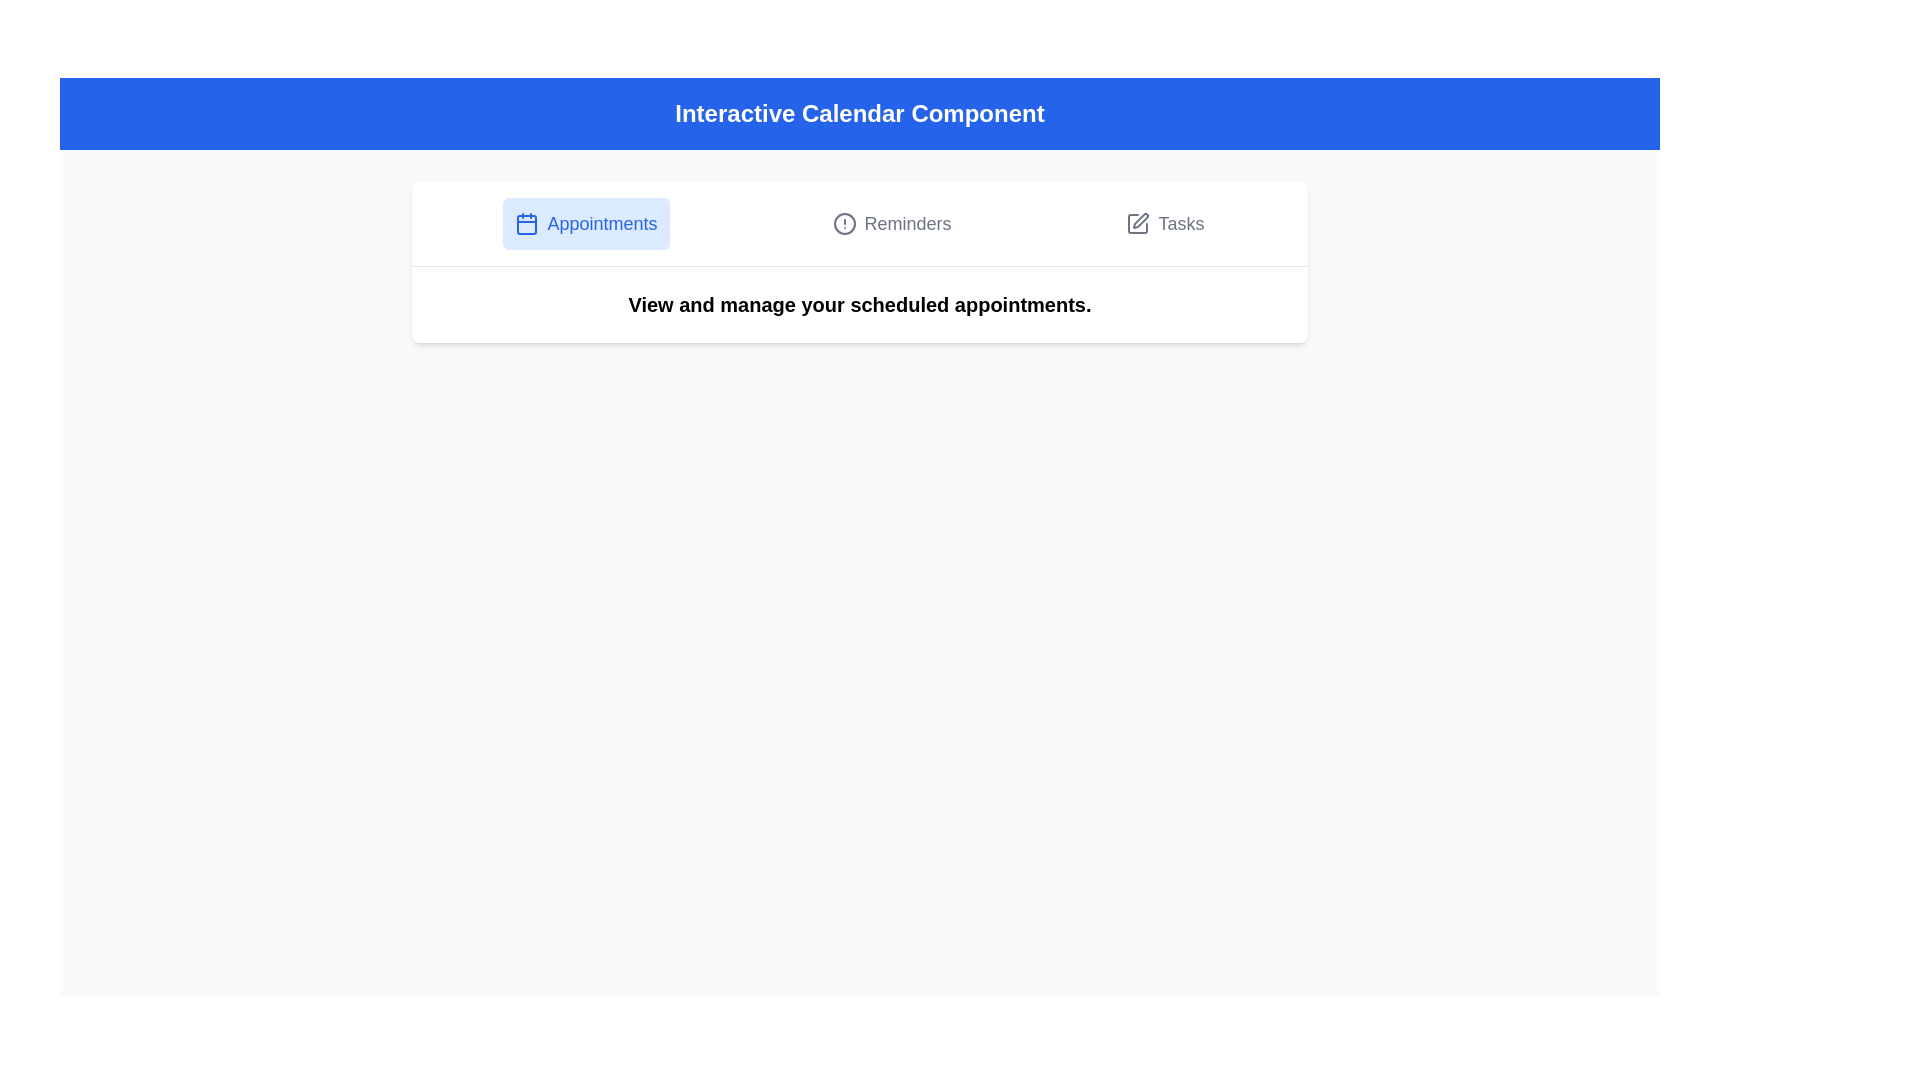  I want to click on the Appointments tab, so click(585, 223).